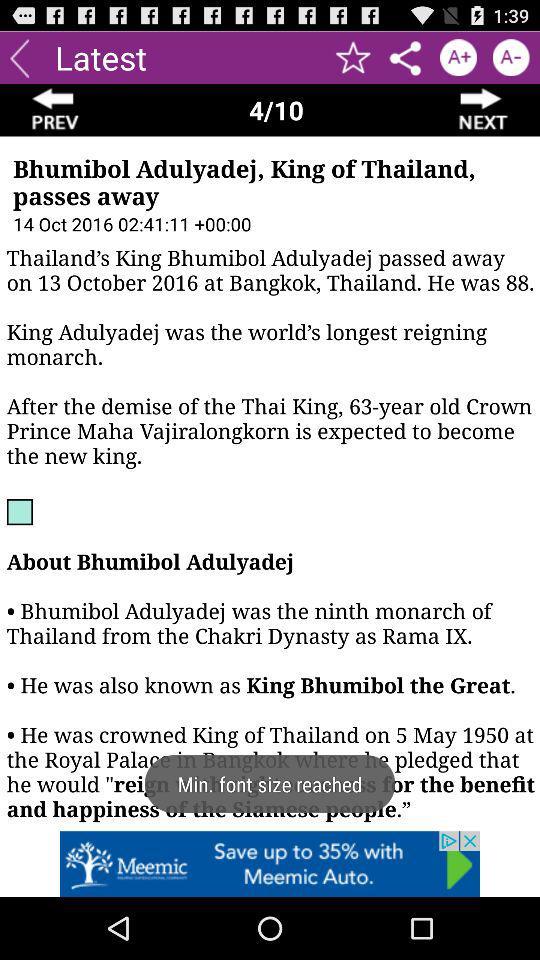  Describe the element at coordinates (18, 61) in the screenshot. I see `the arrow_backward icon` at that location.